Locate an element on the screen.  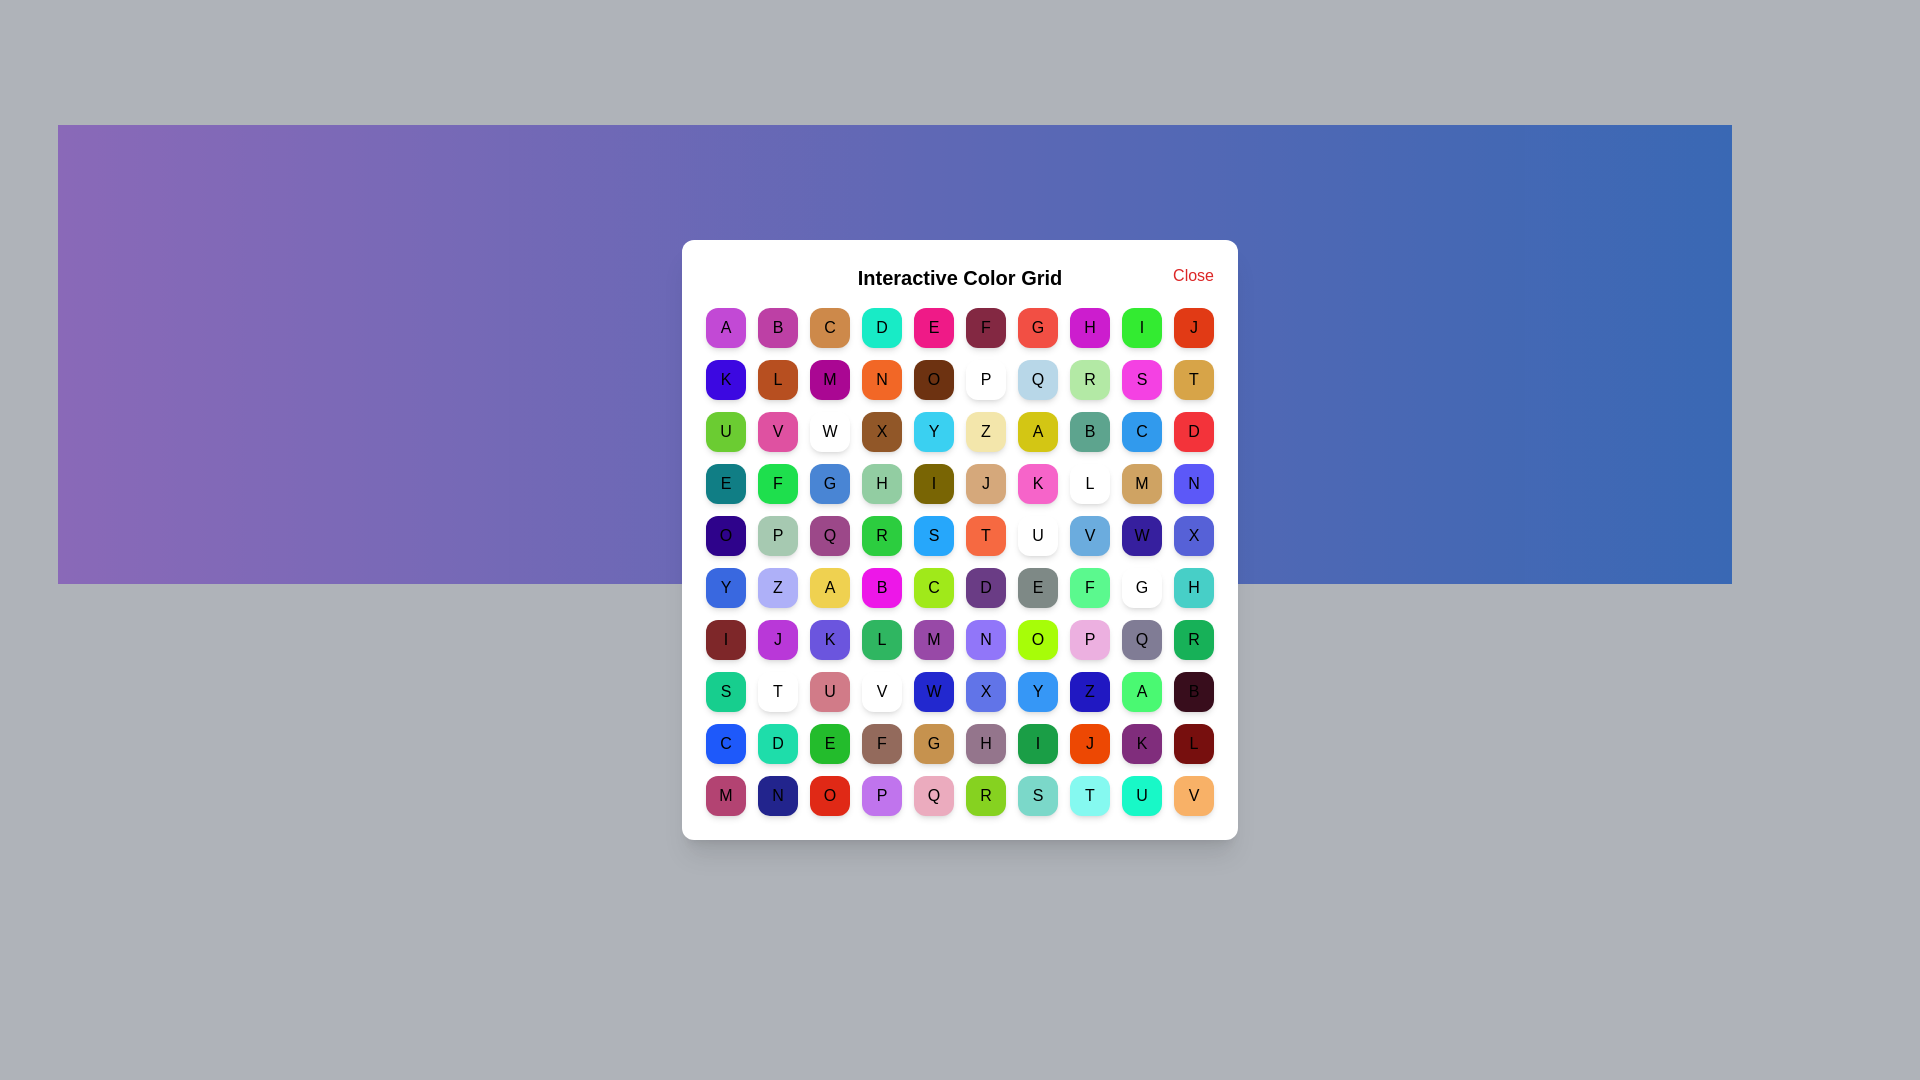
the grid cell labeled B to view its color message is located at coordinates (776, 326).